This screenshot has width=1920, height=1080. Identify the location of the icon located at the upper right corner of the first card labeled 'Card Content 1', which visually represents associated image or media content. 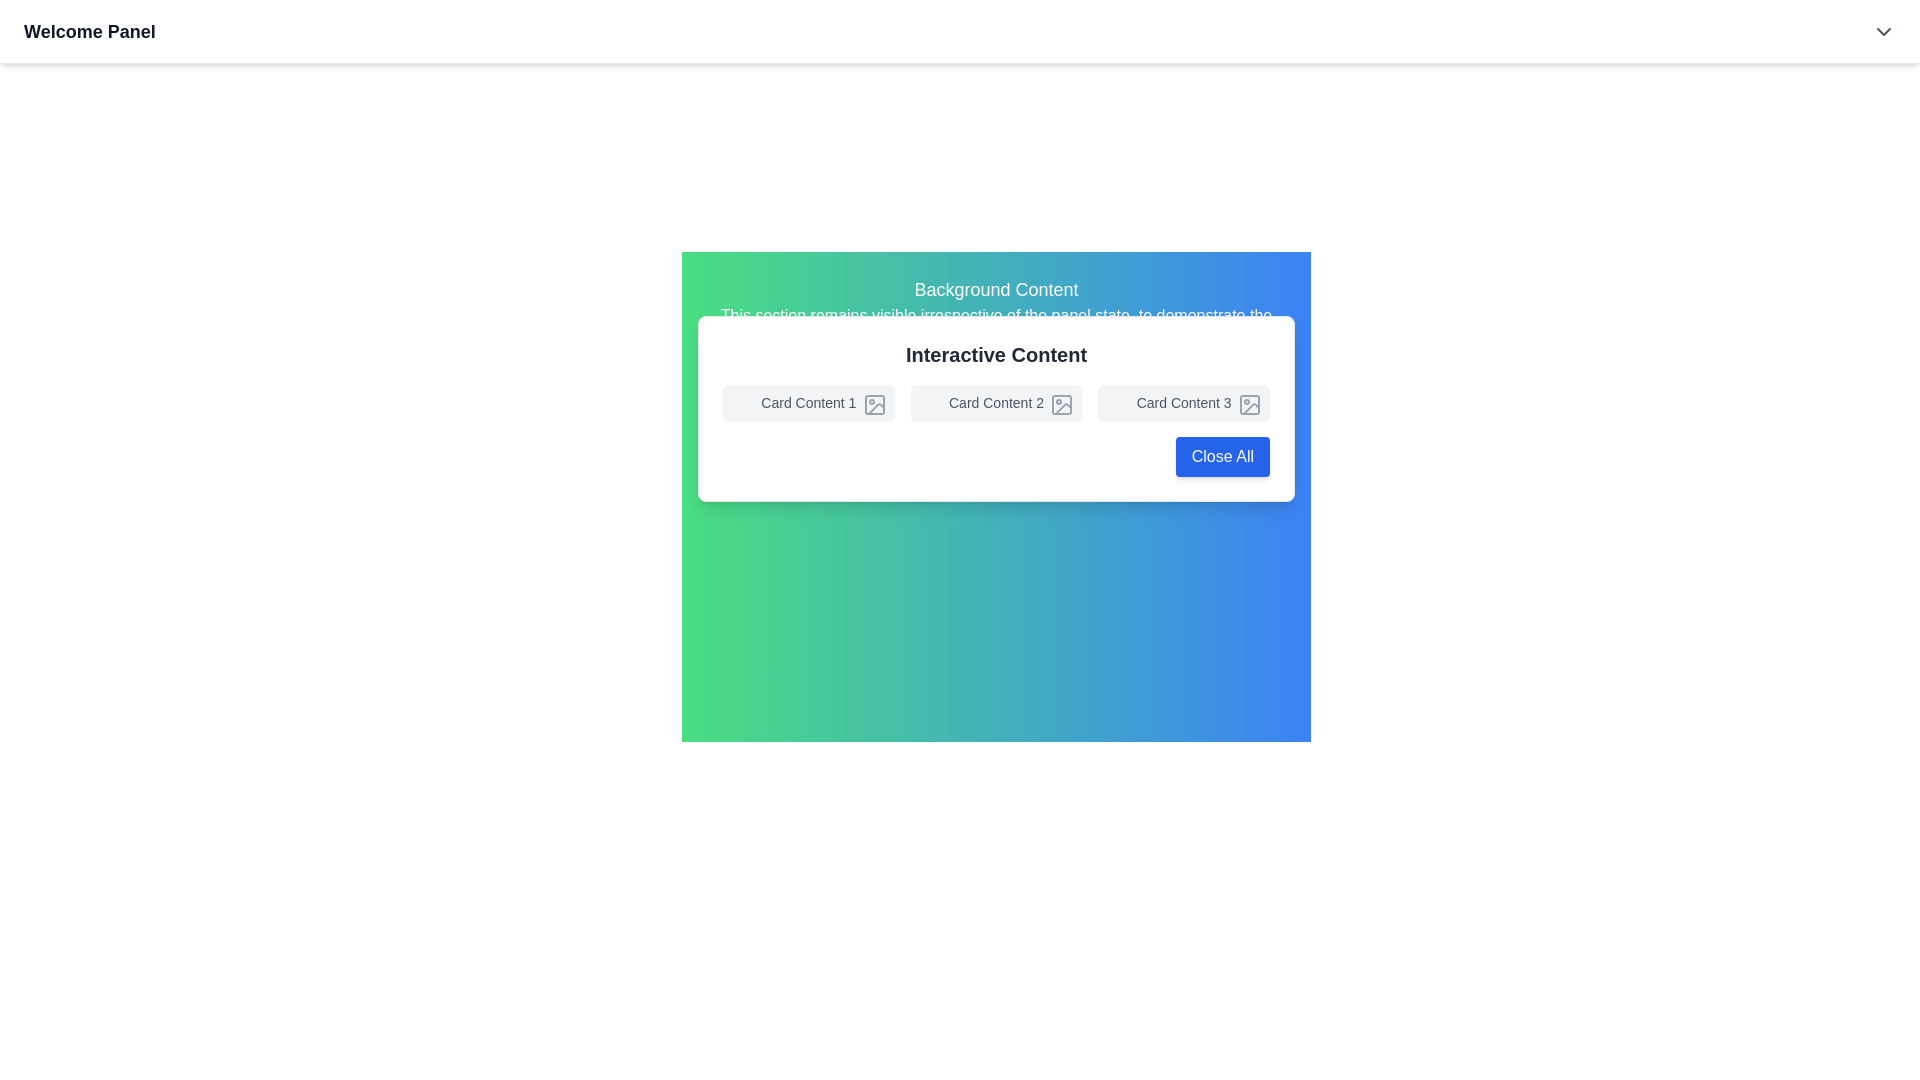
(874, 405).